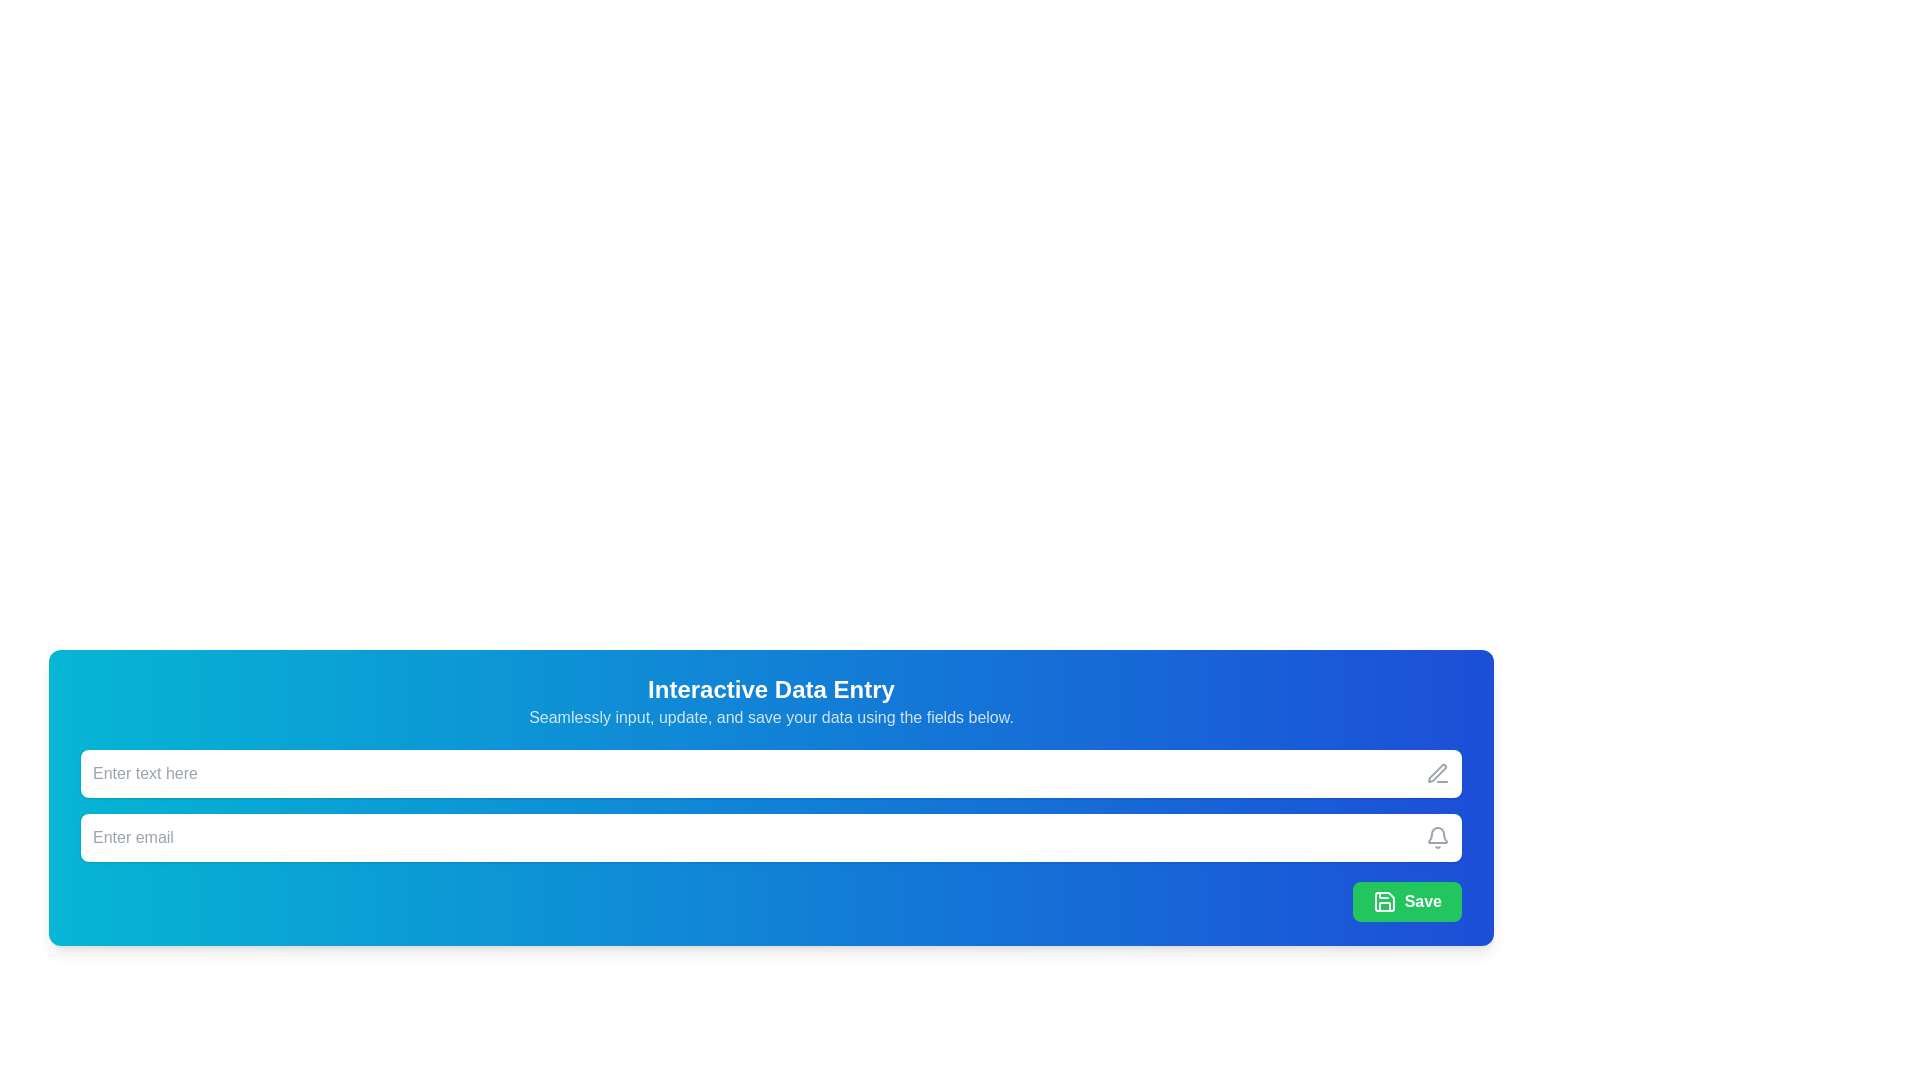 The width and height of the screenshot is (1920, 1080). Describe the element at coordinates (1383, 902) in the screenshot. I see `the compact icon resembling a save or file symbol located at the bottom right corner of the green 'Save' button on the blue gradient user input panel` at that location.